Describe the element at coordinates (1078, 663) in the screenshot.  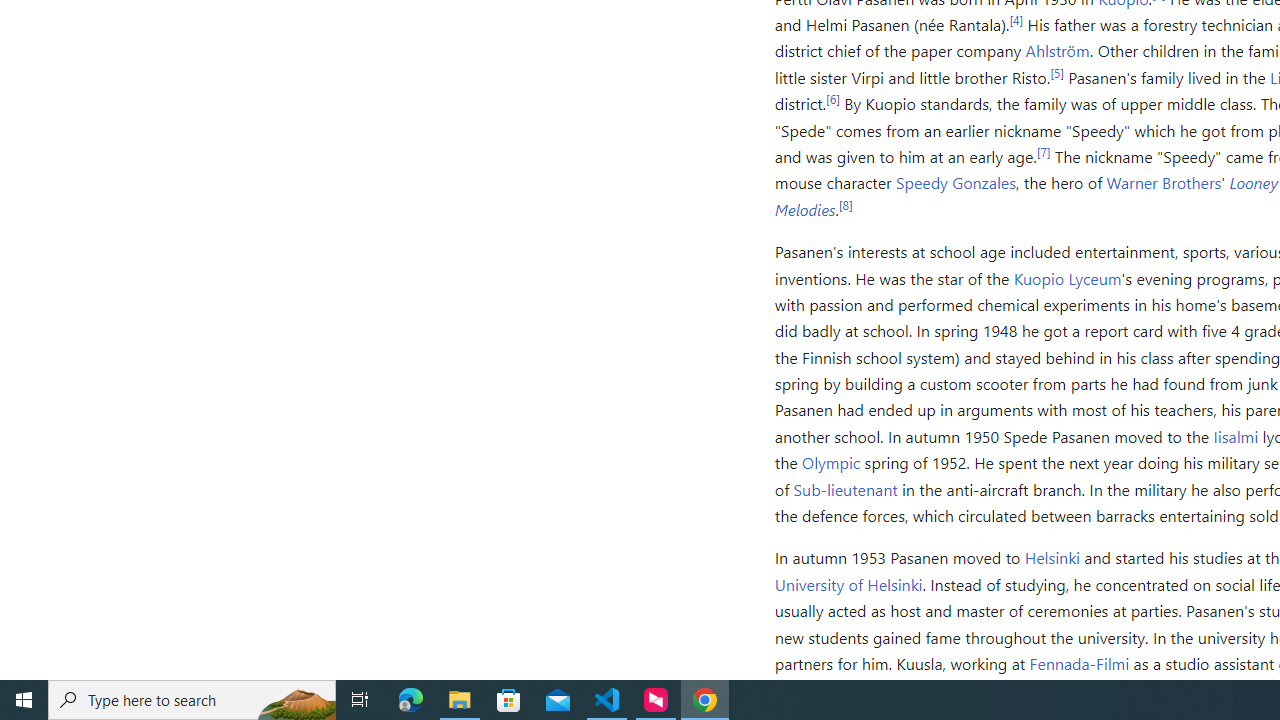
I see `'Fennada-Filmi'` at that location.